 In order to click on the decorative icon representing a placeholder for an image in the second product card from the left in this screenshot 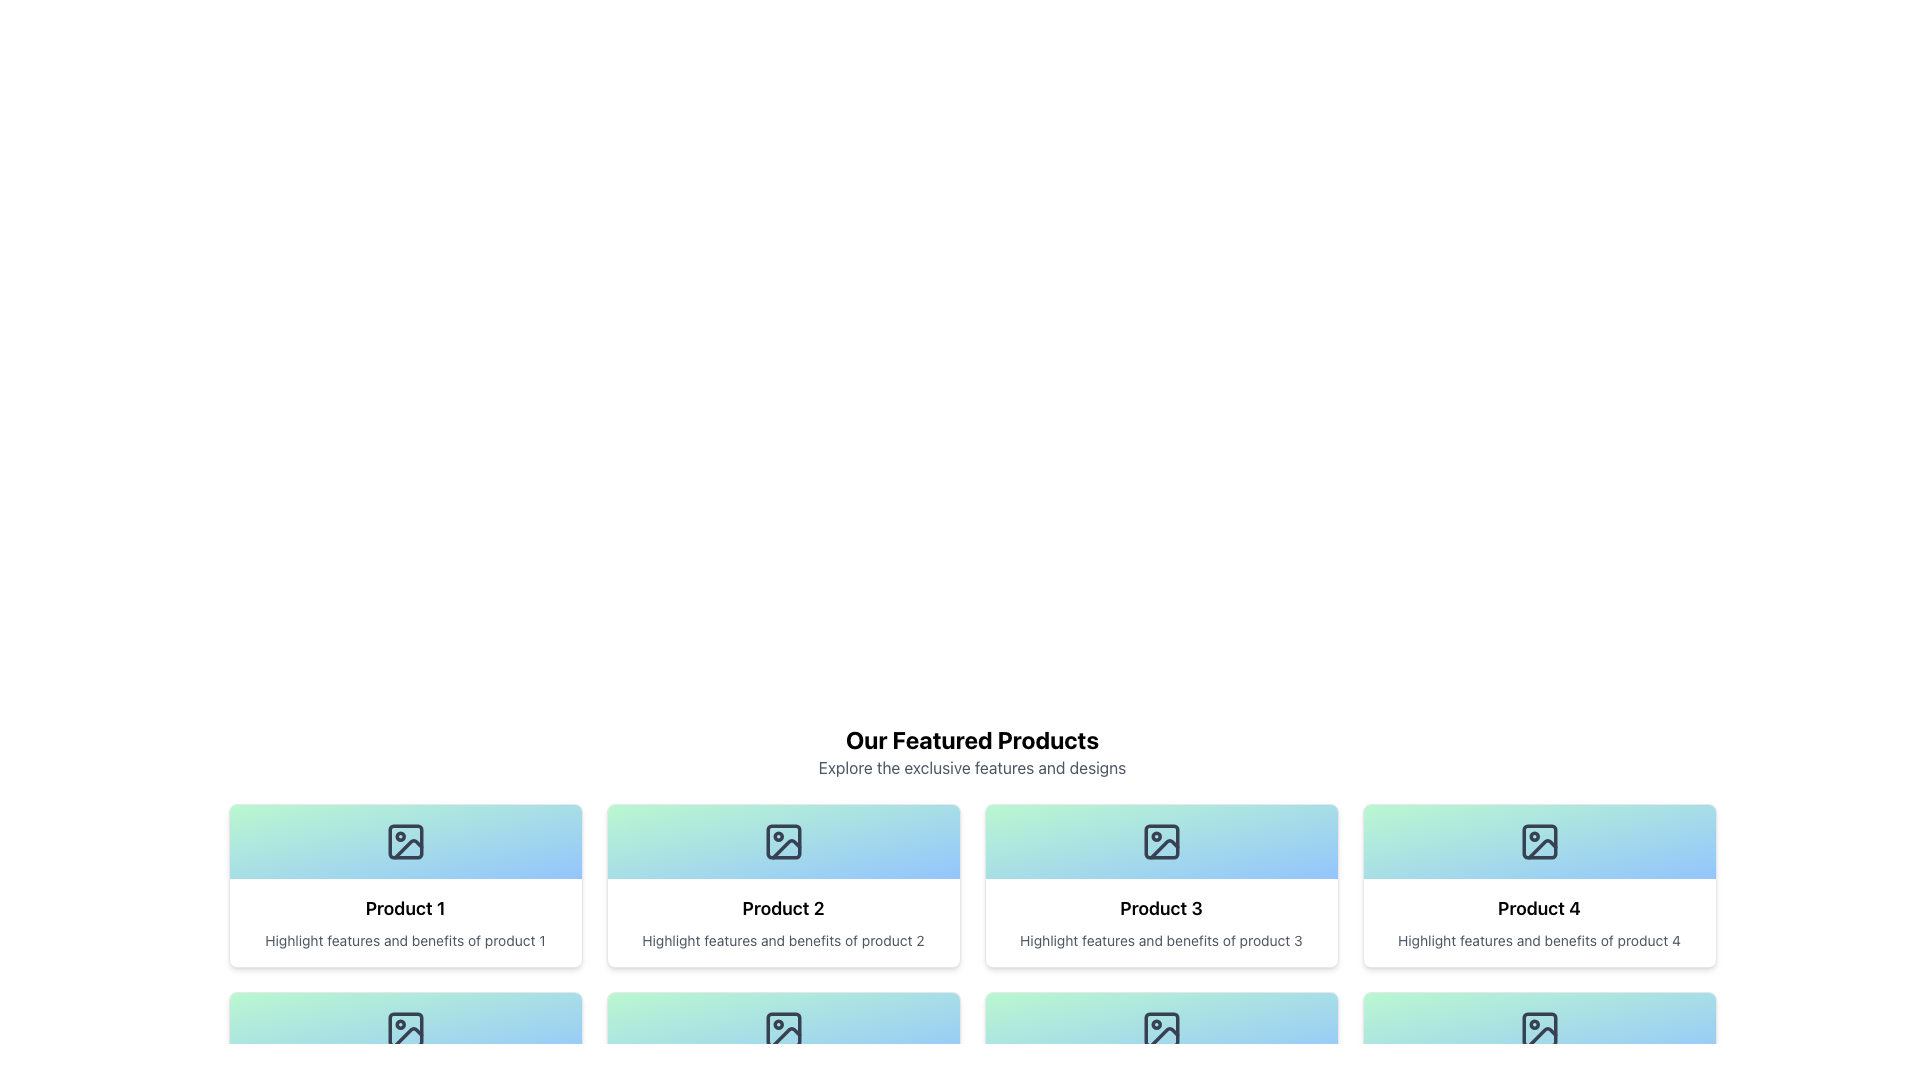, I will do `click(782, 841)`.